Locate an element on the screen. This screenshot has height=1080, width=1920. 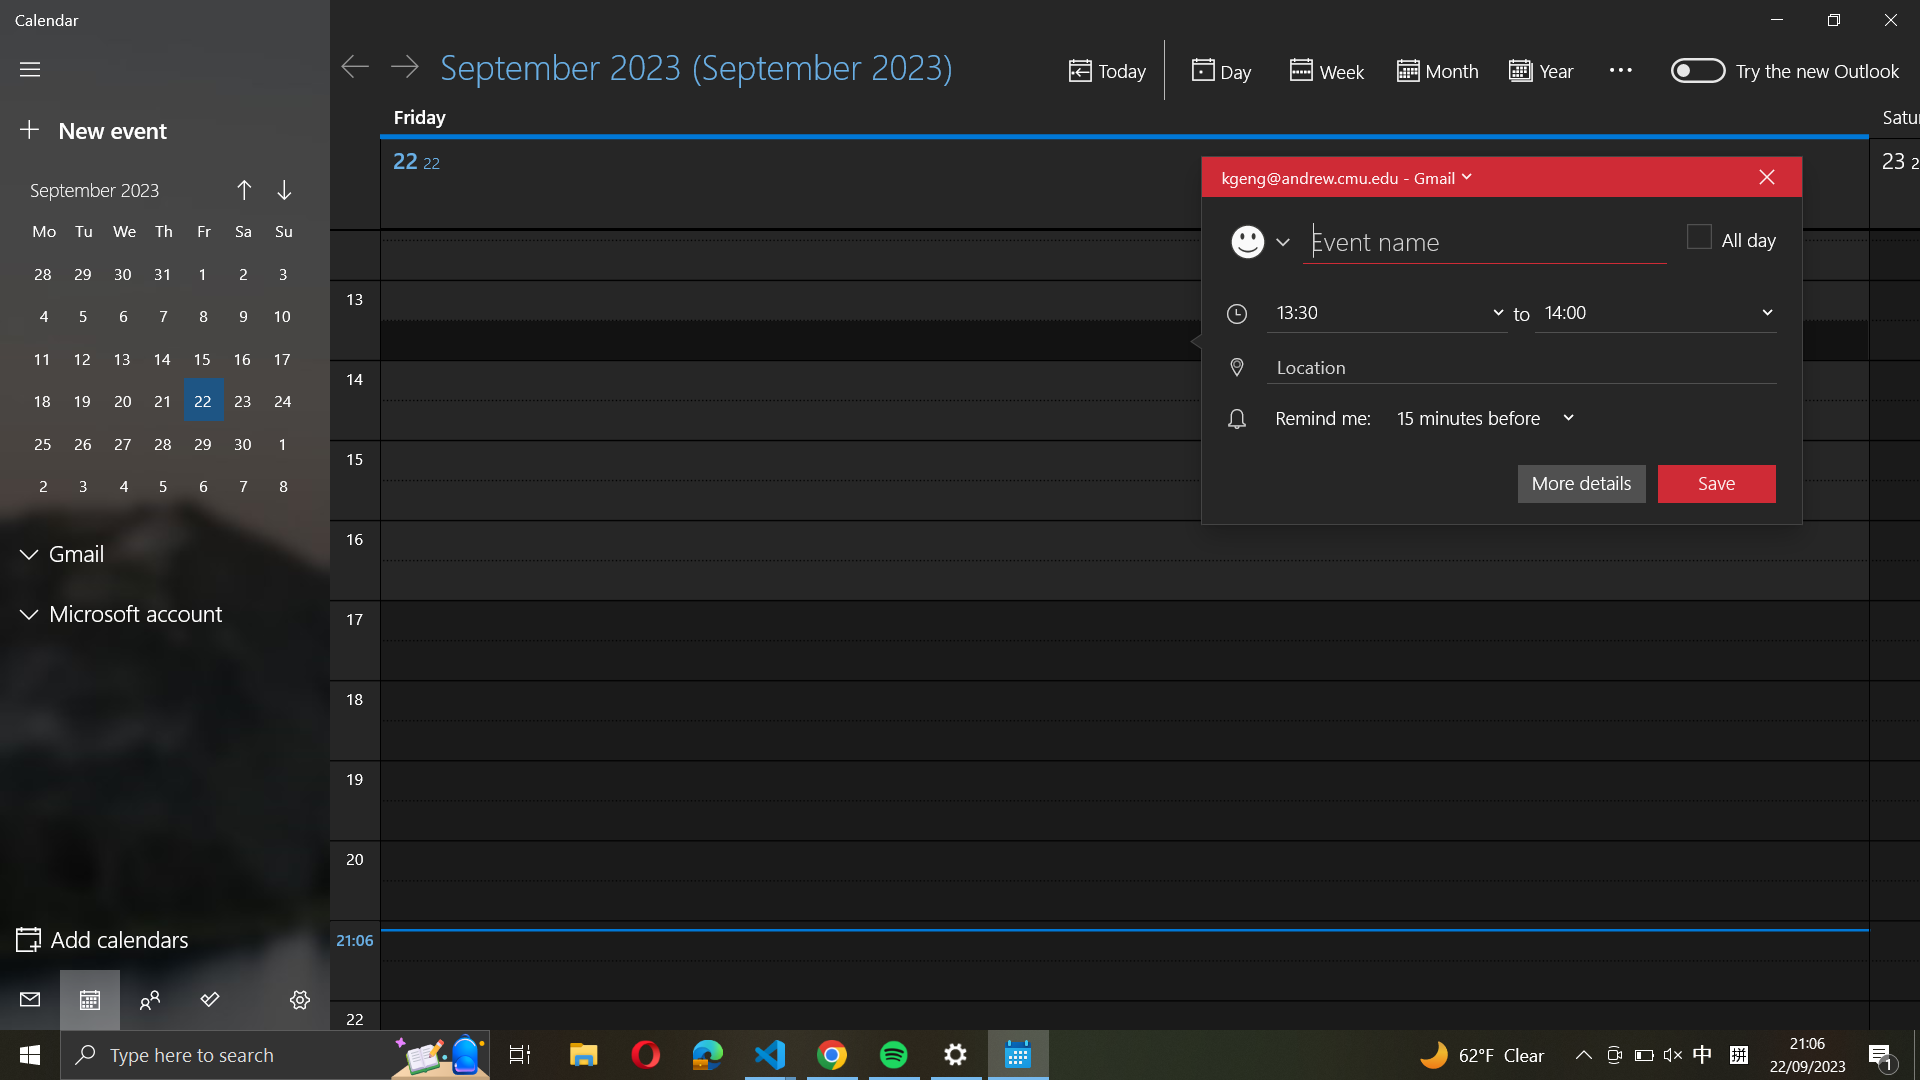
Enter "New York" in the event location field is located at coordinates (1517, 366).